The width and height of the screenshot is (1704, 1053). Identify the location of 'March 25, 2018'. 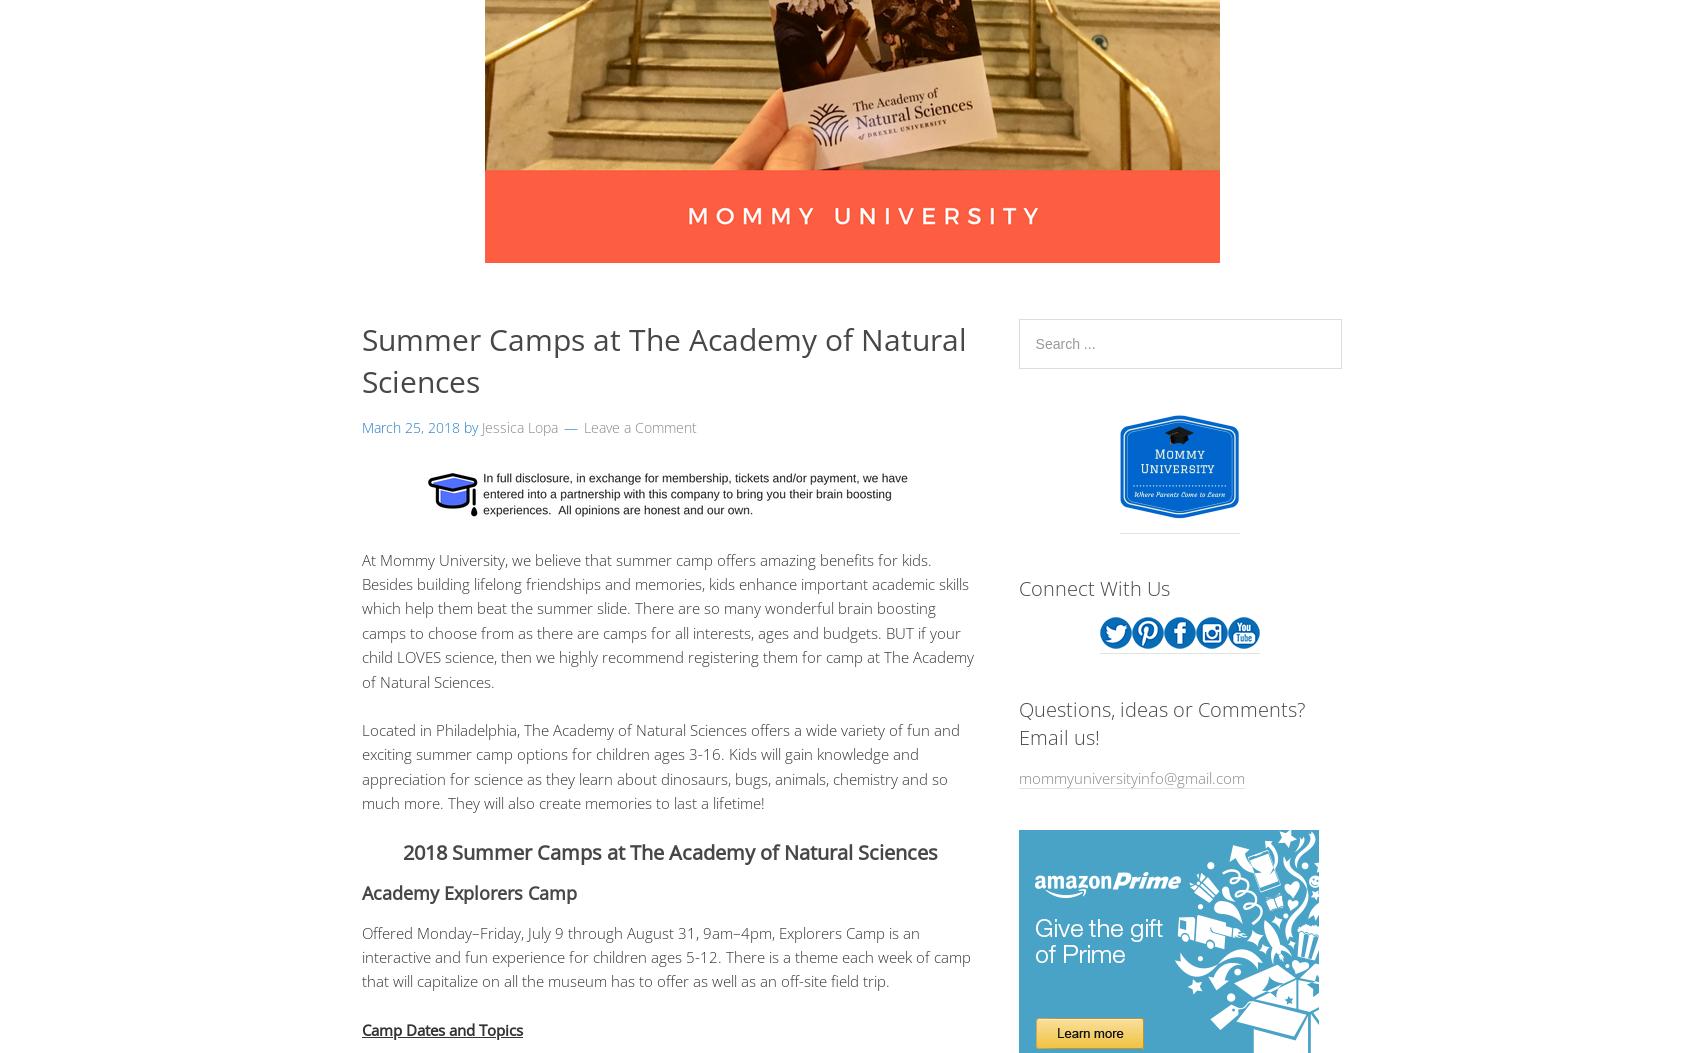
(410, 426).